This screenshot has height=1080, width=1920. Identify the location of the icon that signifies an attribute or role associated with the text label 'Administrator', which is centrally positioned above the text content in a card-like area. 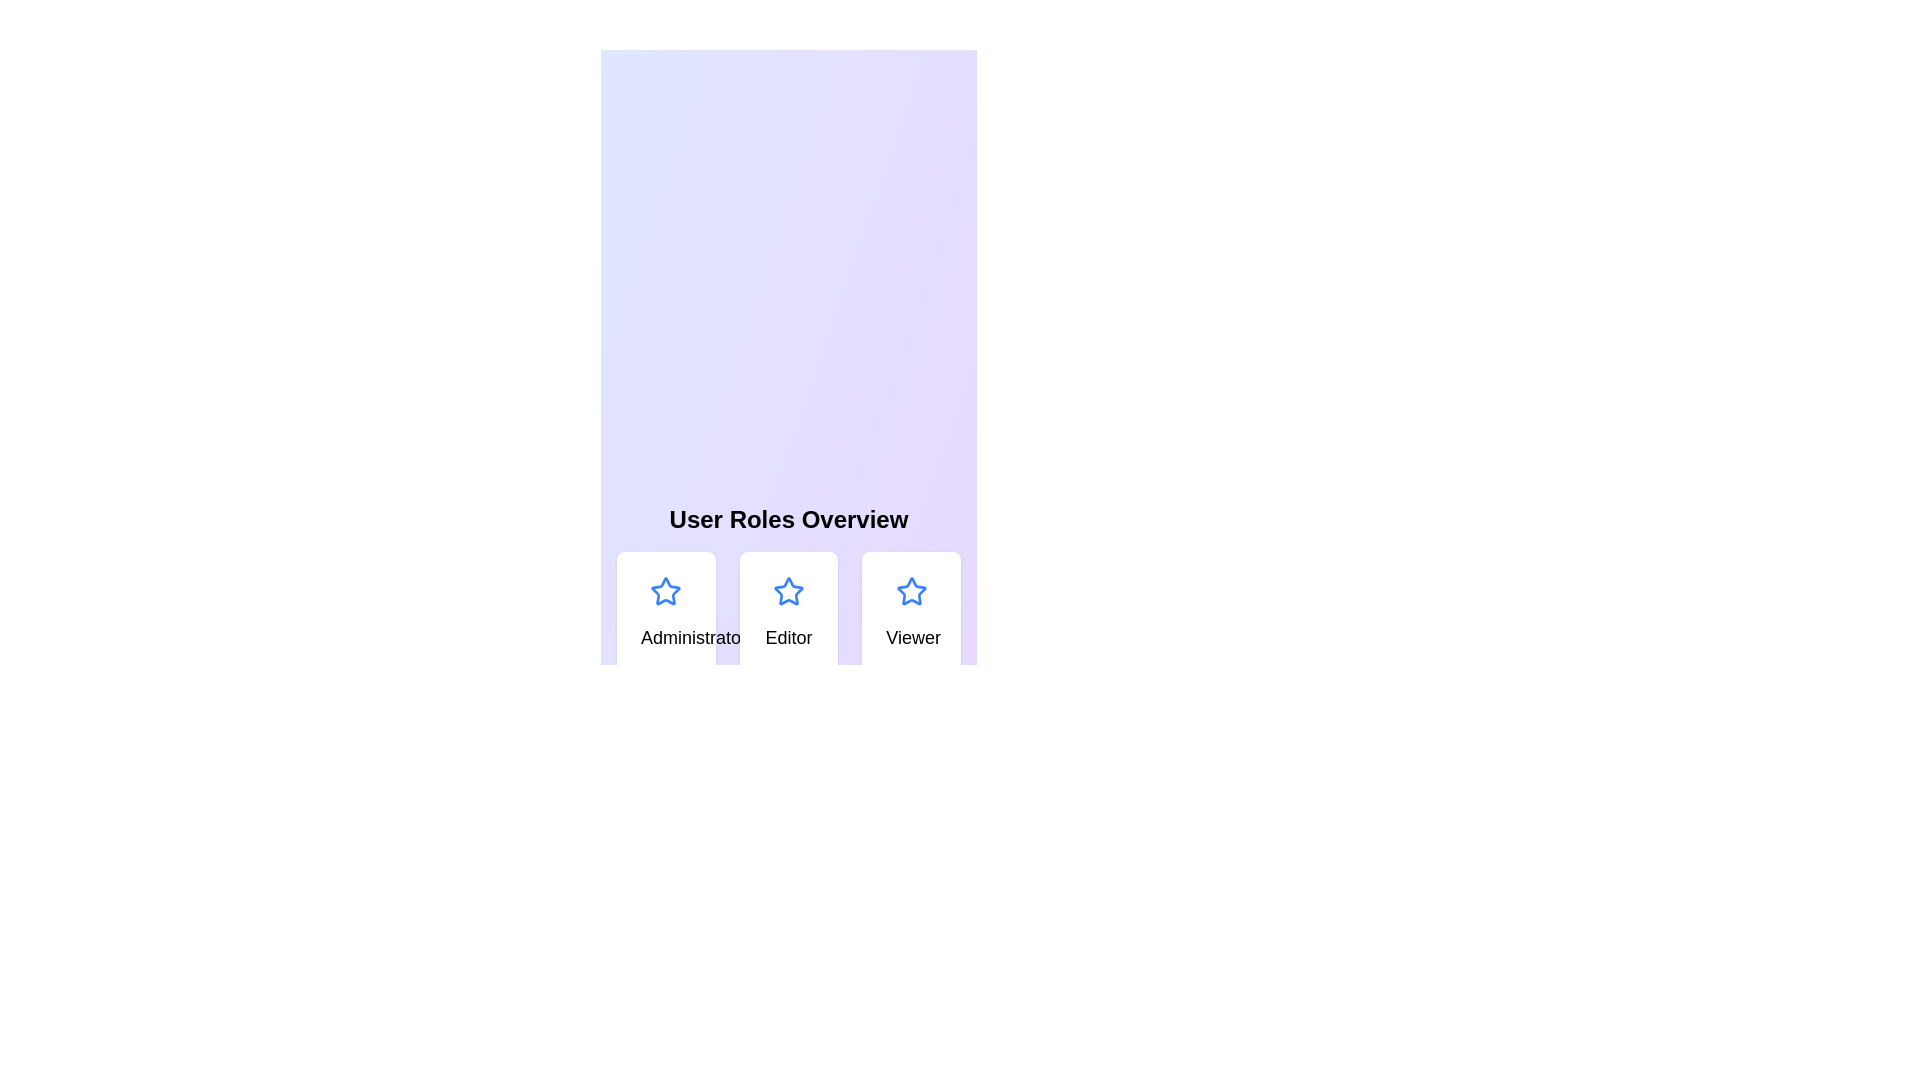
(666, 590).